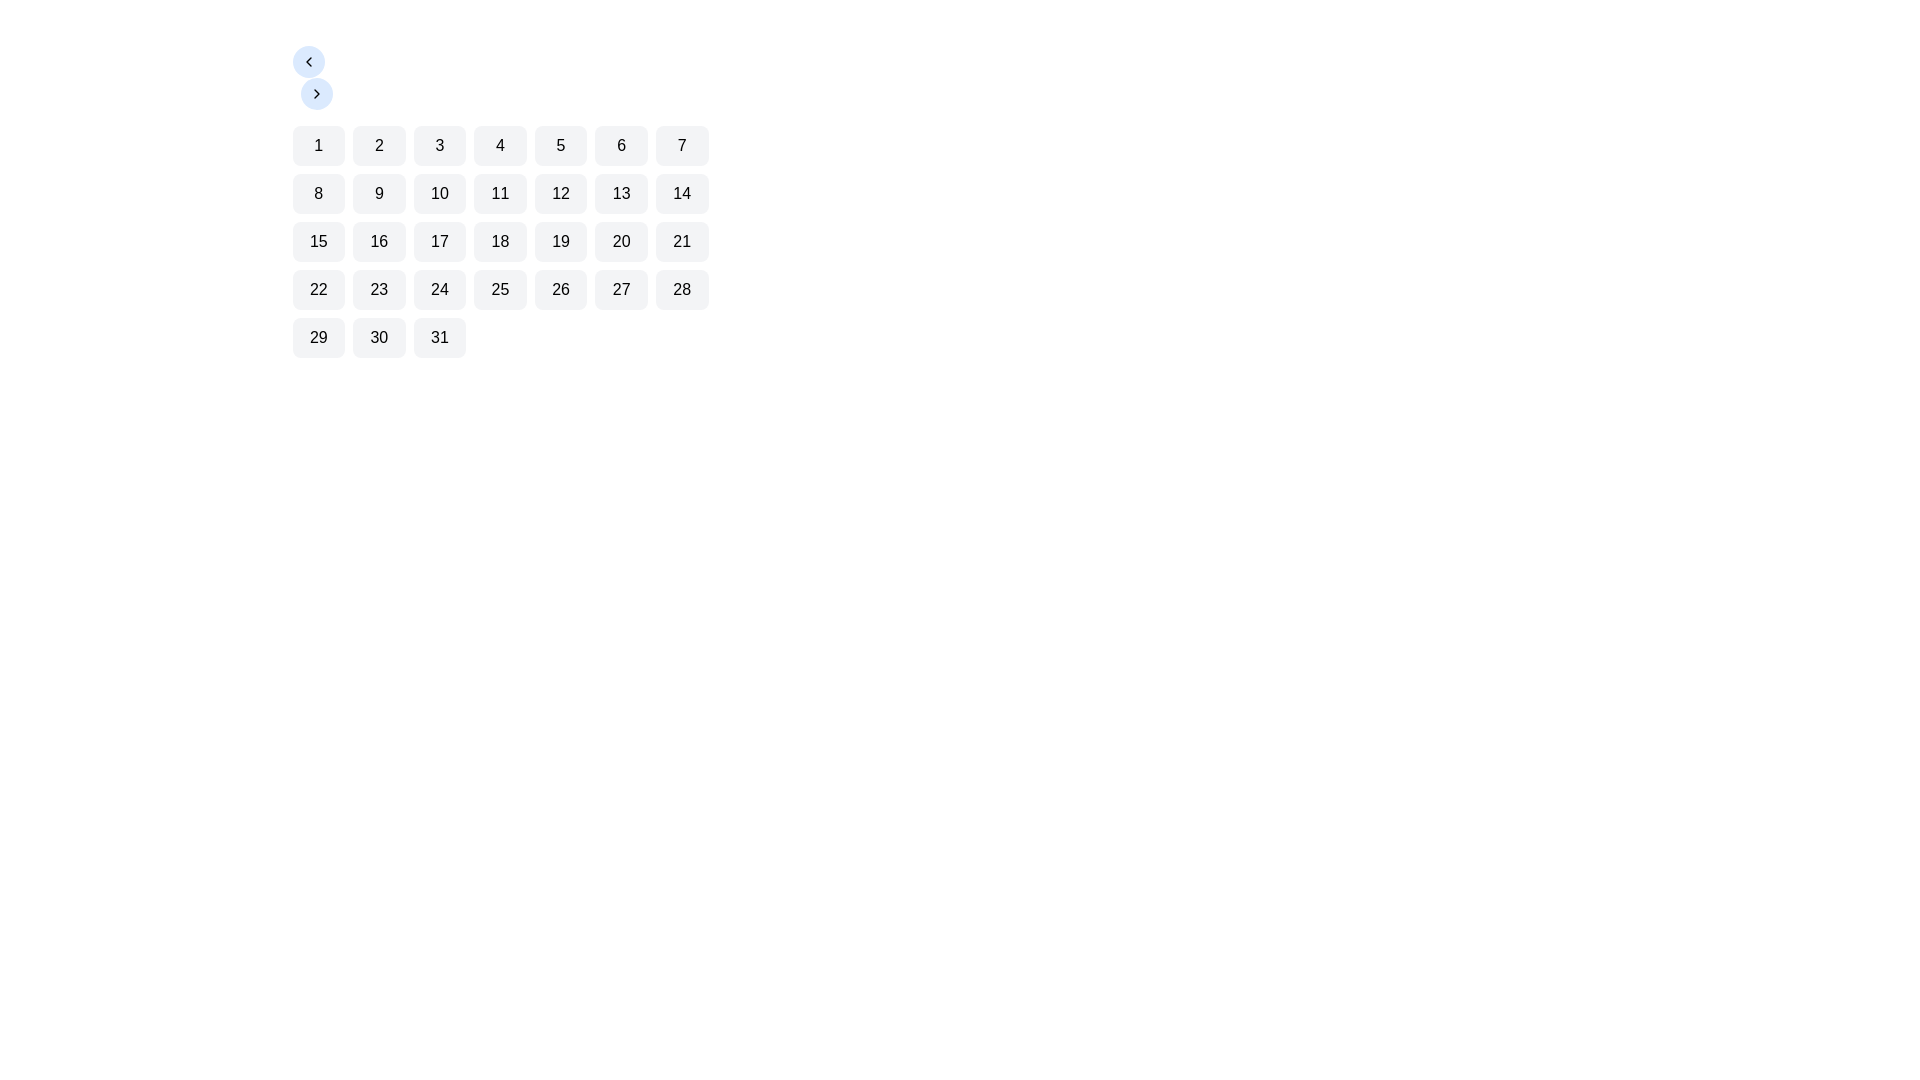 The height and width of the screenshot is (1080, 1920). I want to click on the button labeled '31', which is a small square-shaped box with rounded corners and a light gray background, so click(438, 337).